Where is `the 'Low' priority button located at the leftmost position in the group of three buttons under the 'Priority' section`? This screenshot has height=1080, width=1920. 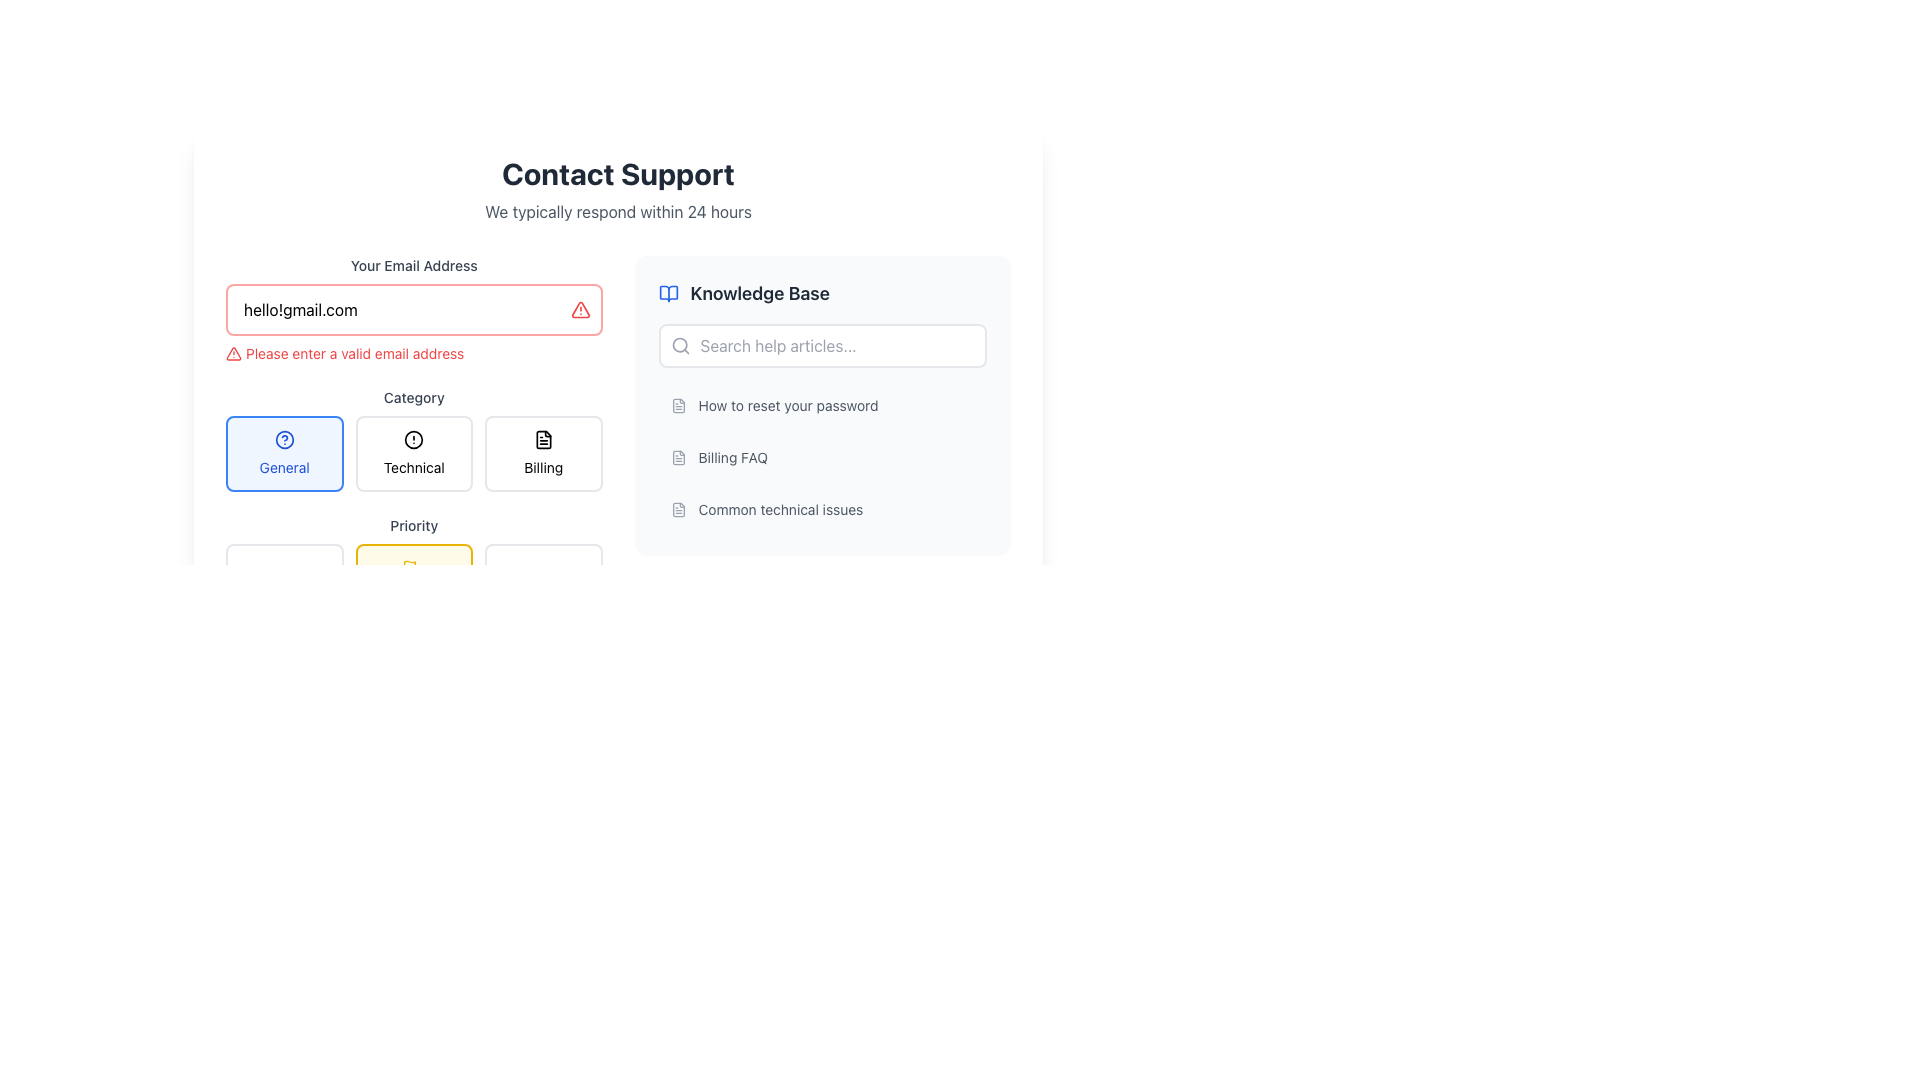 the 'Low' priority button located at the leftmost position in the group of three buttons under the 'Priority' section is located at coordinates (283, 578).